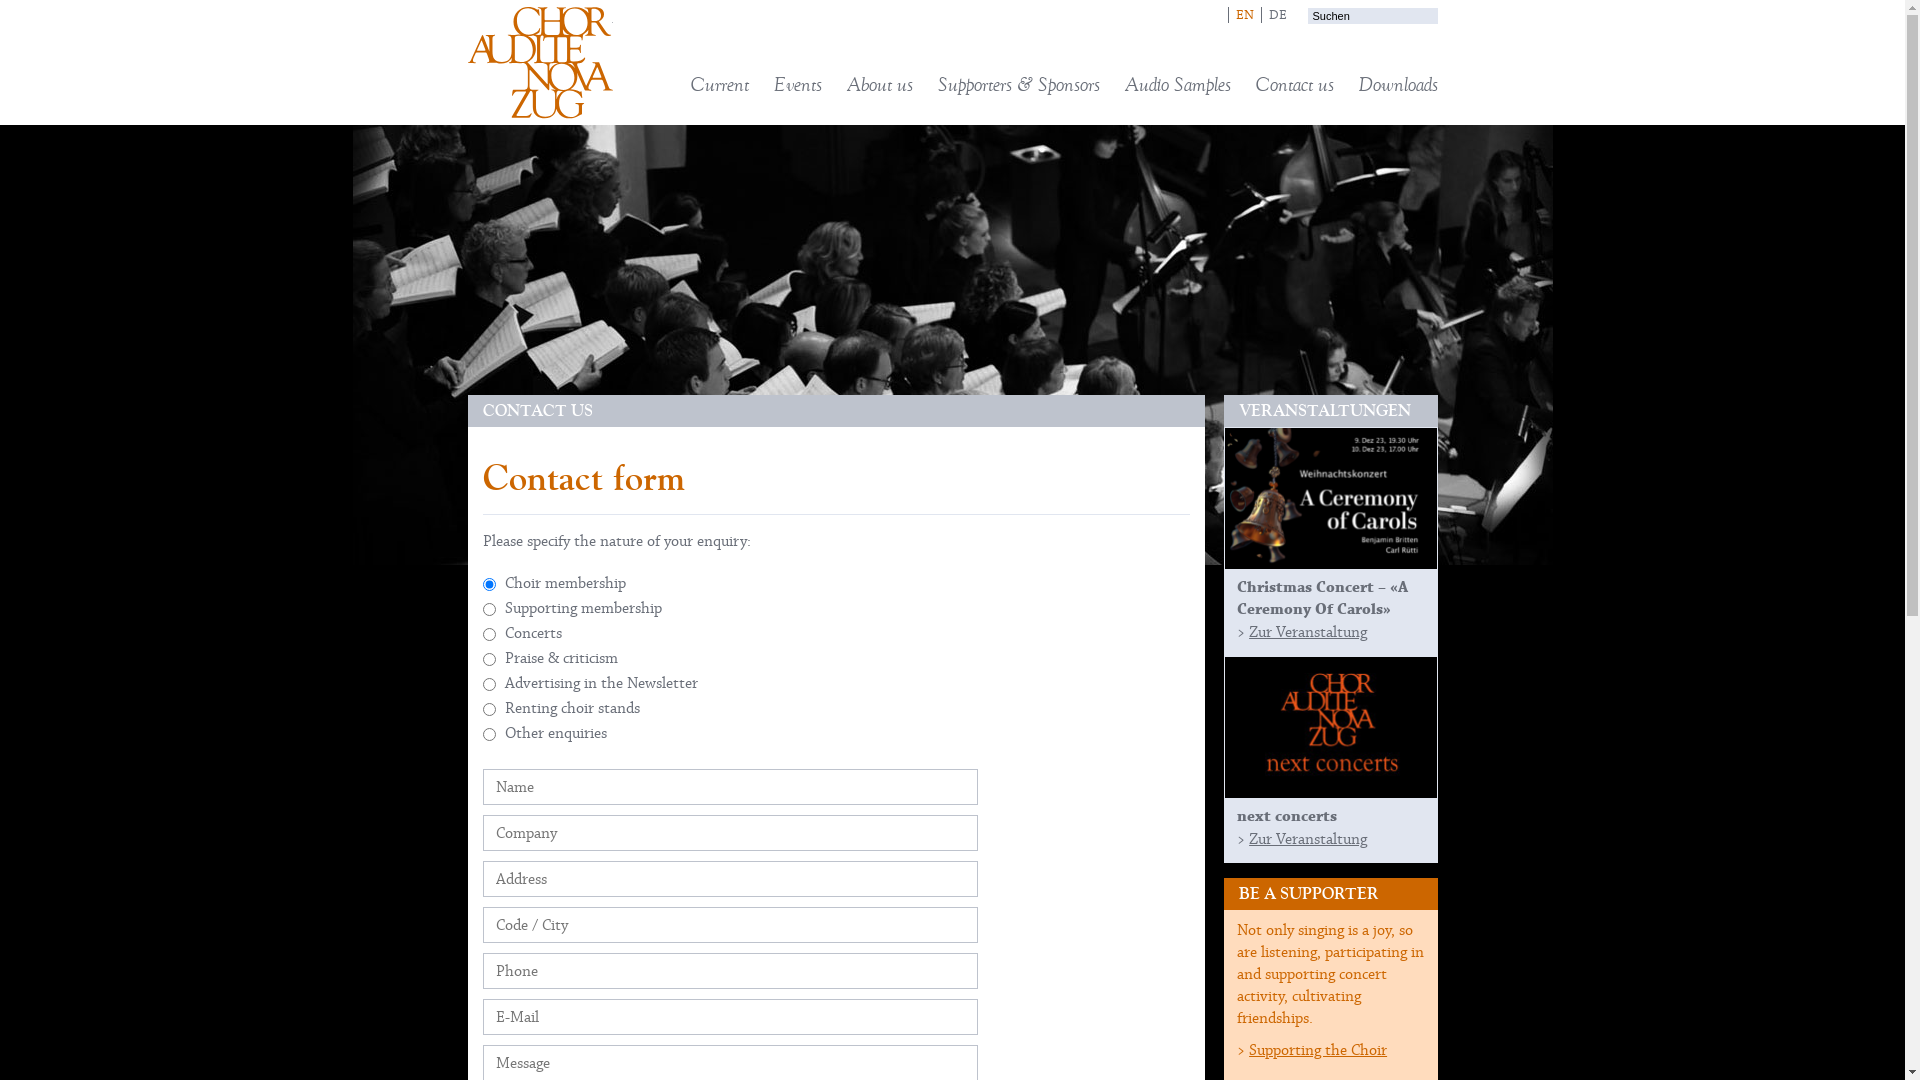  What do you see at coordinates (1367, 34) in the screenshot?
I see `'Find'` at bounding box center [1367, 34].